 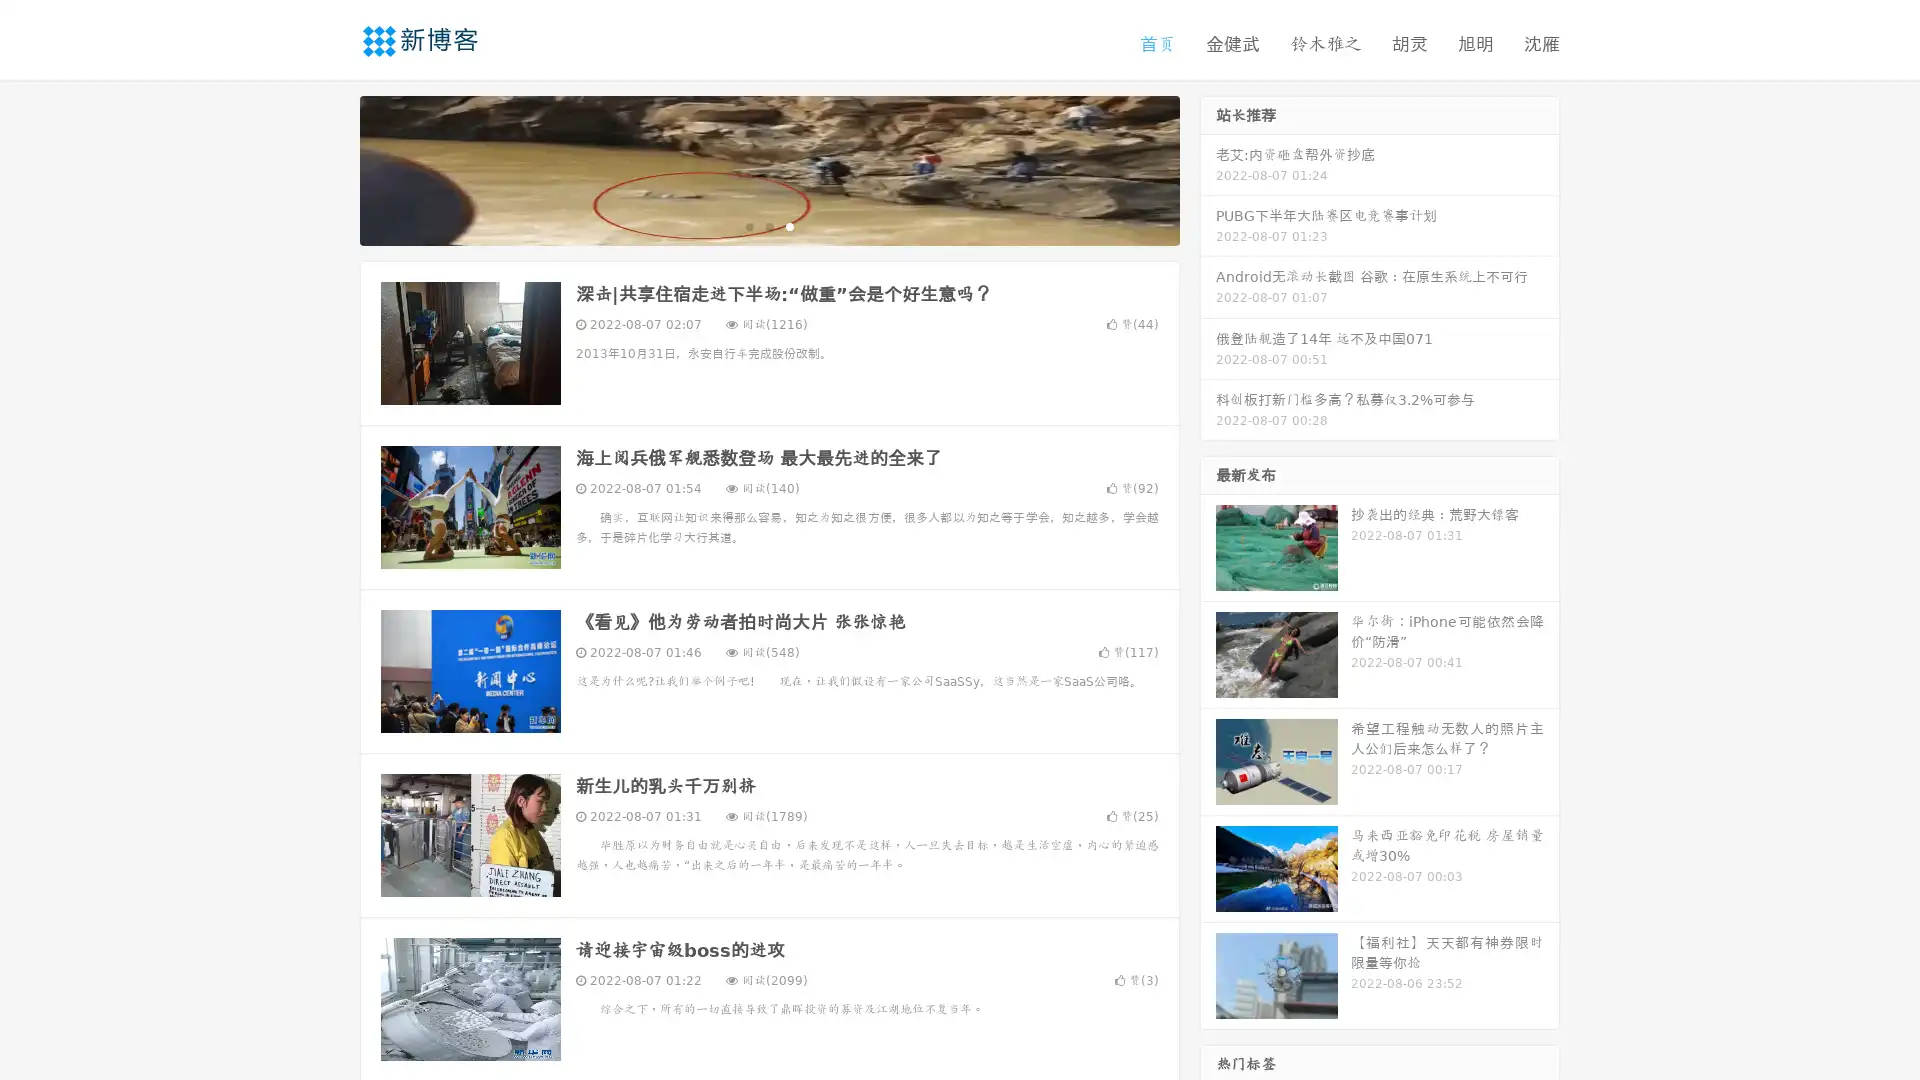 What do you see at coordinates (768, 225) in the screenshot?
I see `Go to slide 2` at bounding box center [768, 225].